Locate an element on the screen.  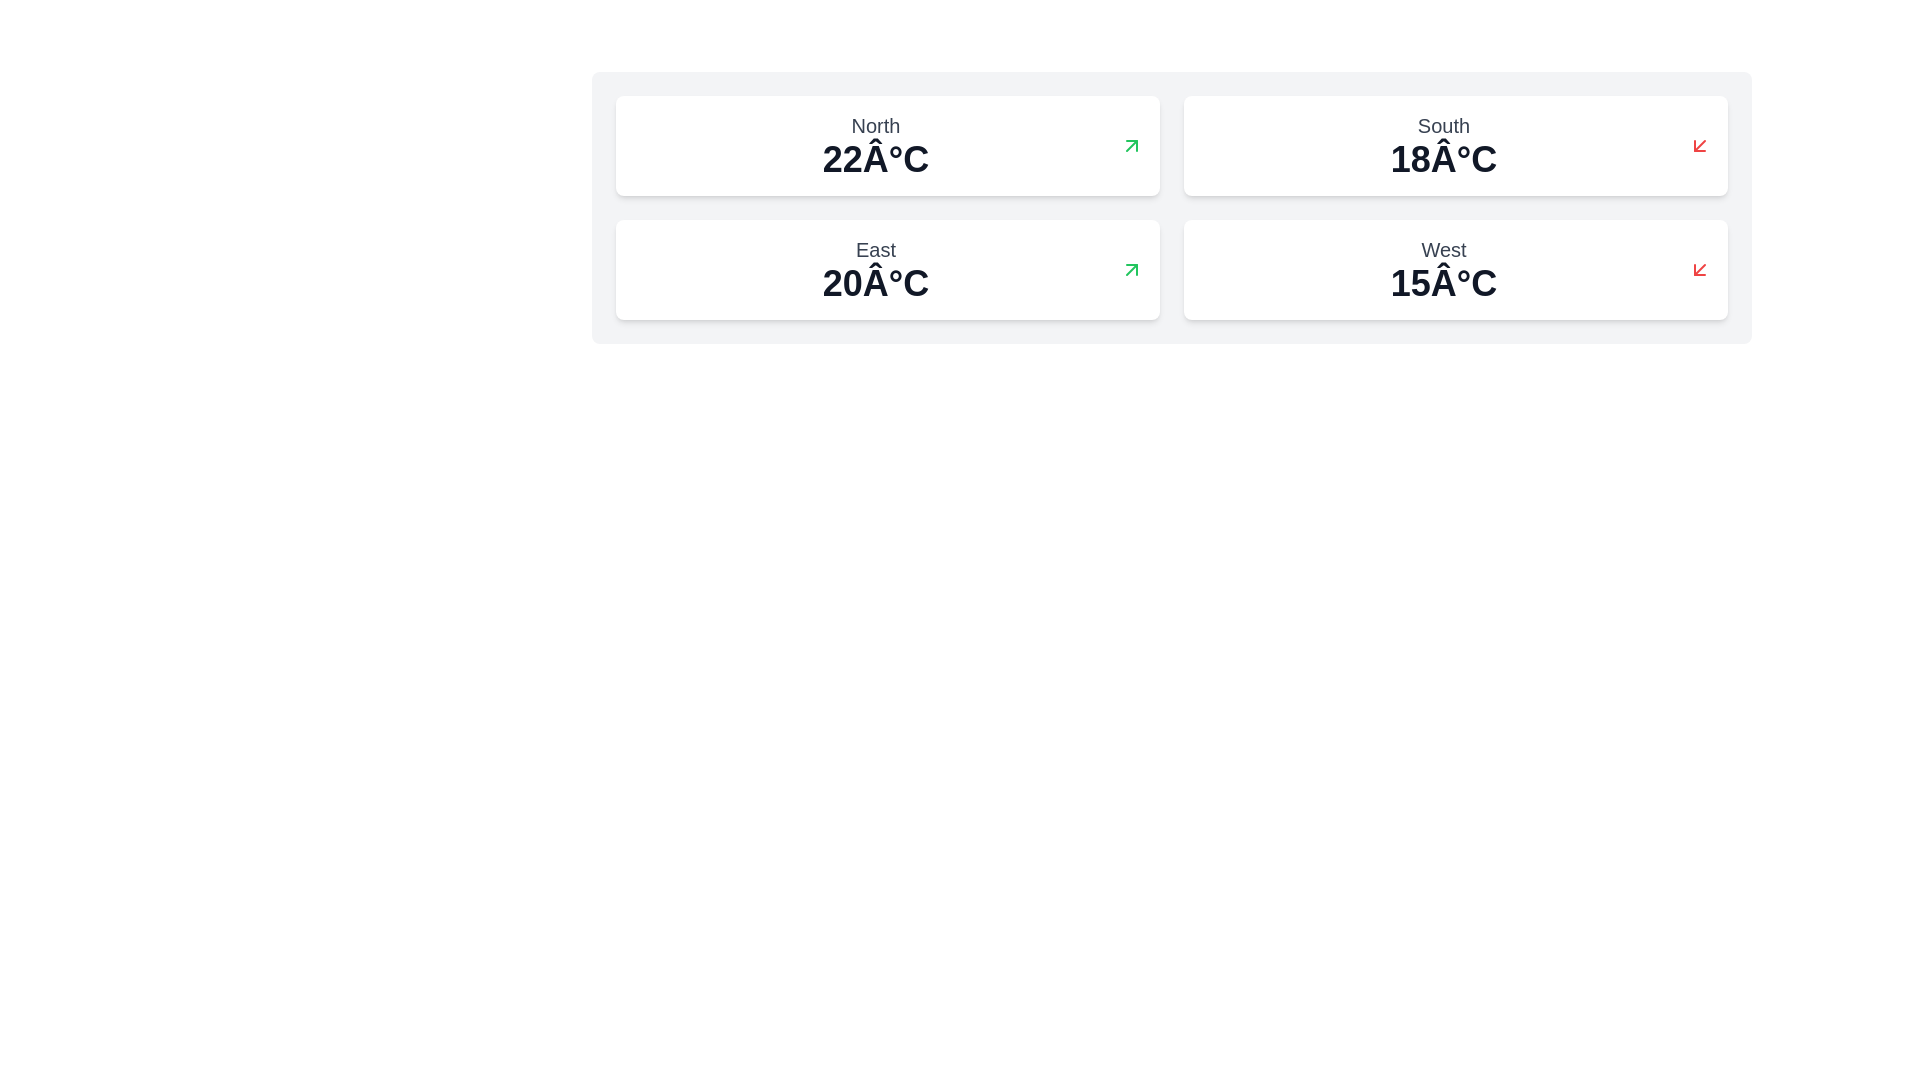
text label indicating direction ('East') located in the bottom-left area of the four-box grid layout, positioned above the temperature display ('20°C') is located at coordinates (875, 249).